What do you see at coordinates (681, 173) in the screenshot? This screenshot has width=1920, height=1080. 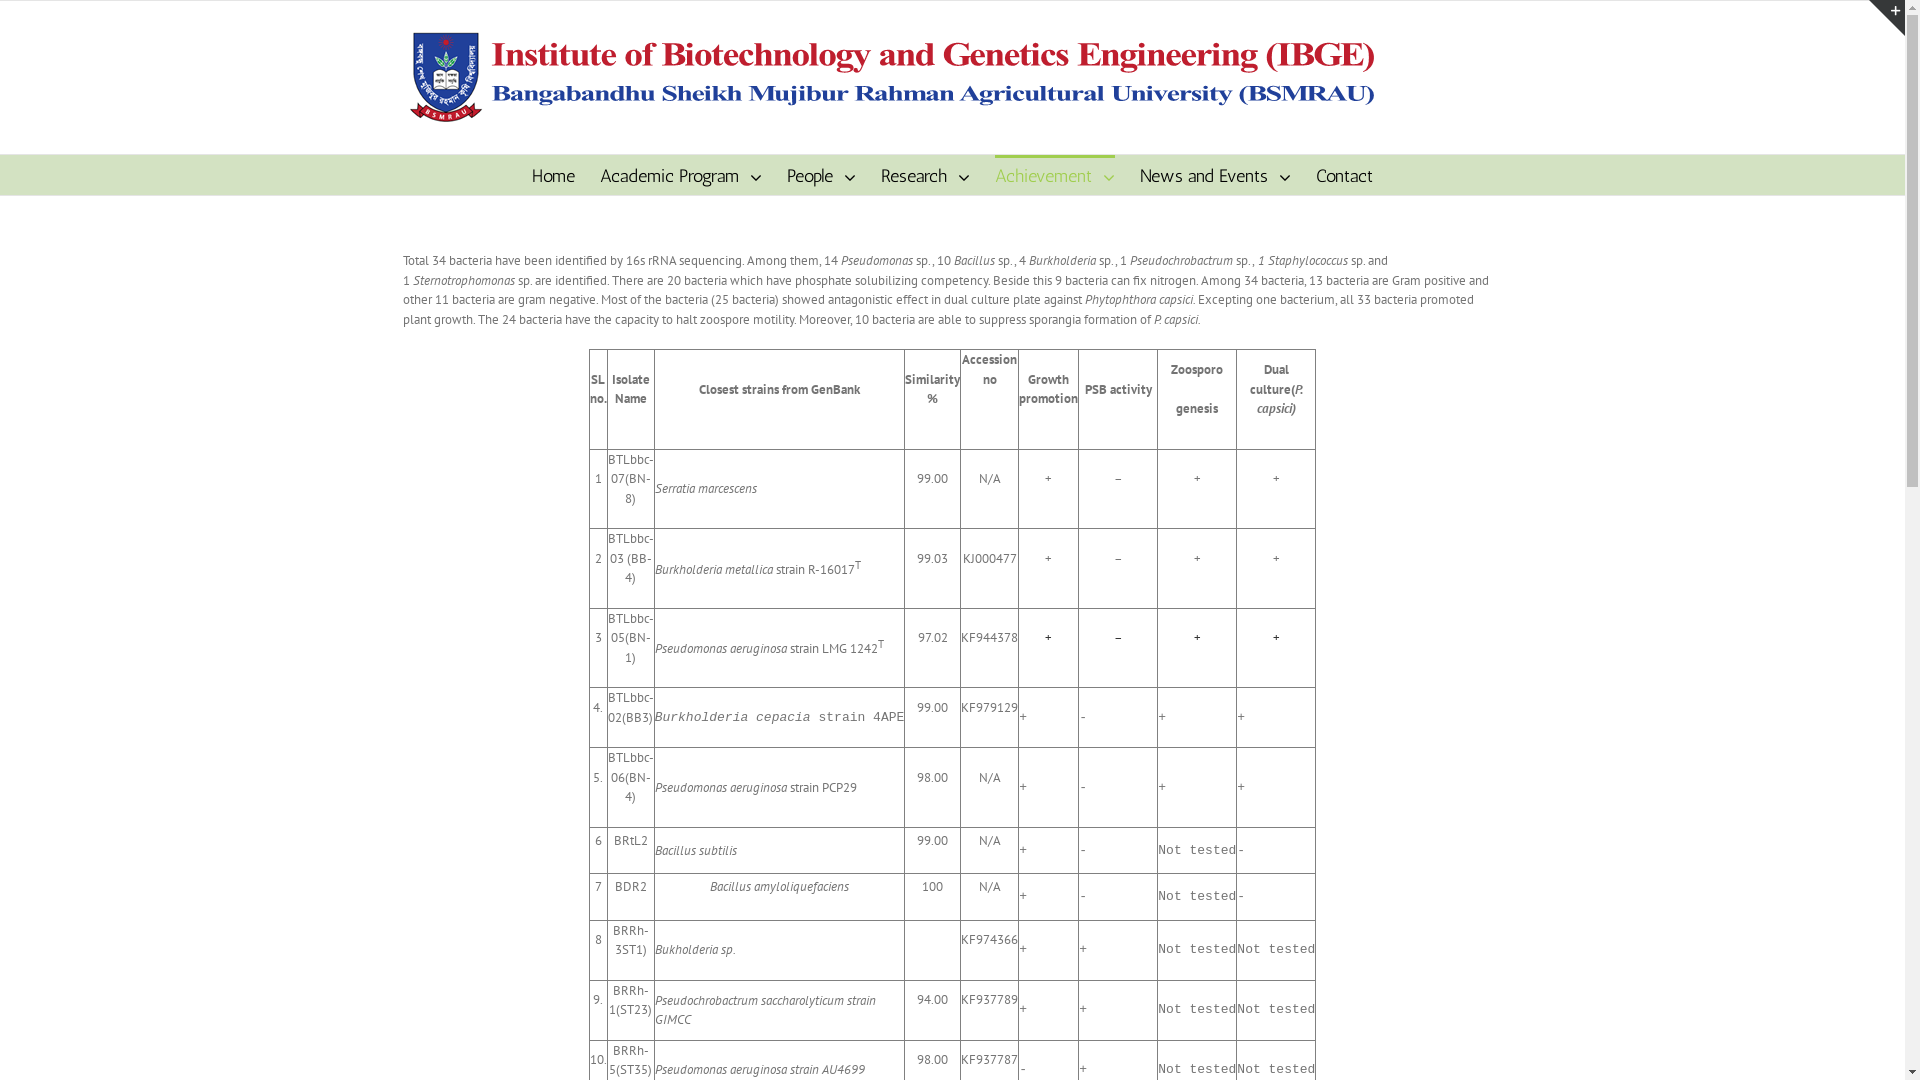 I see `'Academic Program'` at bounding box center [681, 173].